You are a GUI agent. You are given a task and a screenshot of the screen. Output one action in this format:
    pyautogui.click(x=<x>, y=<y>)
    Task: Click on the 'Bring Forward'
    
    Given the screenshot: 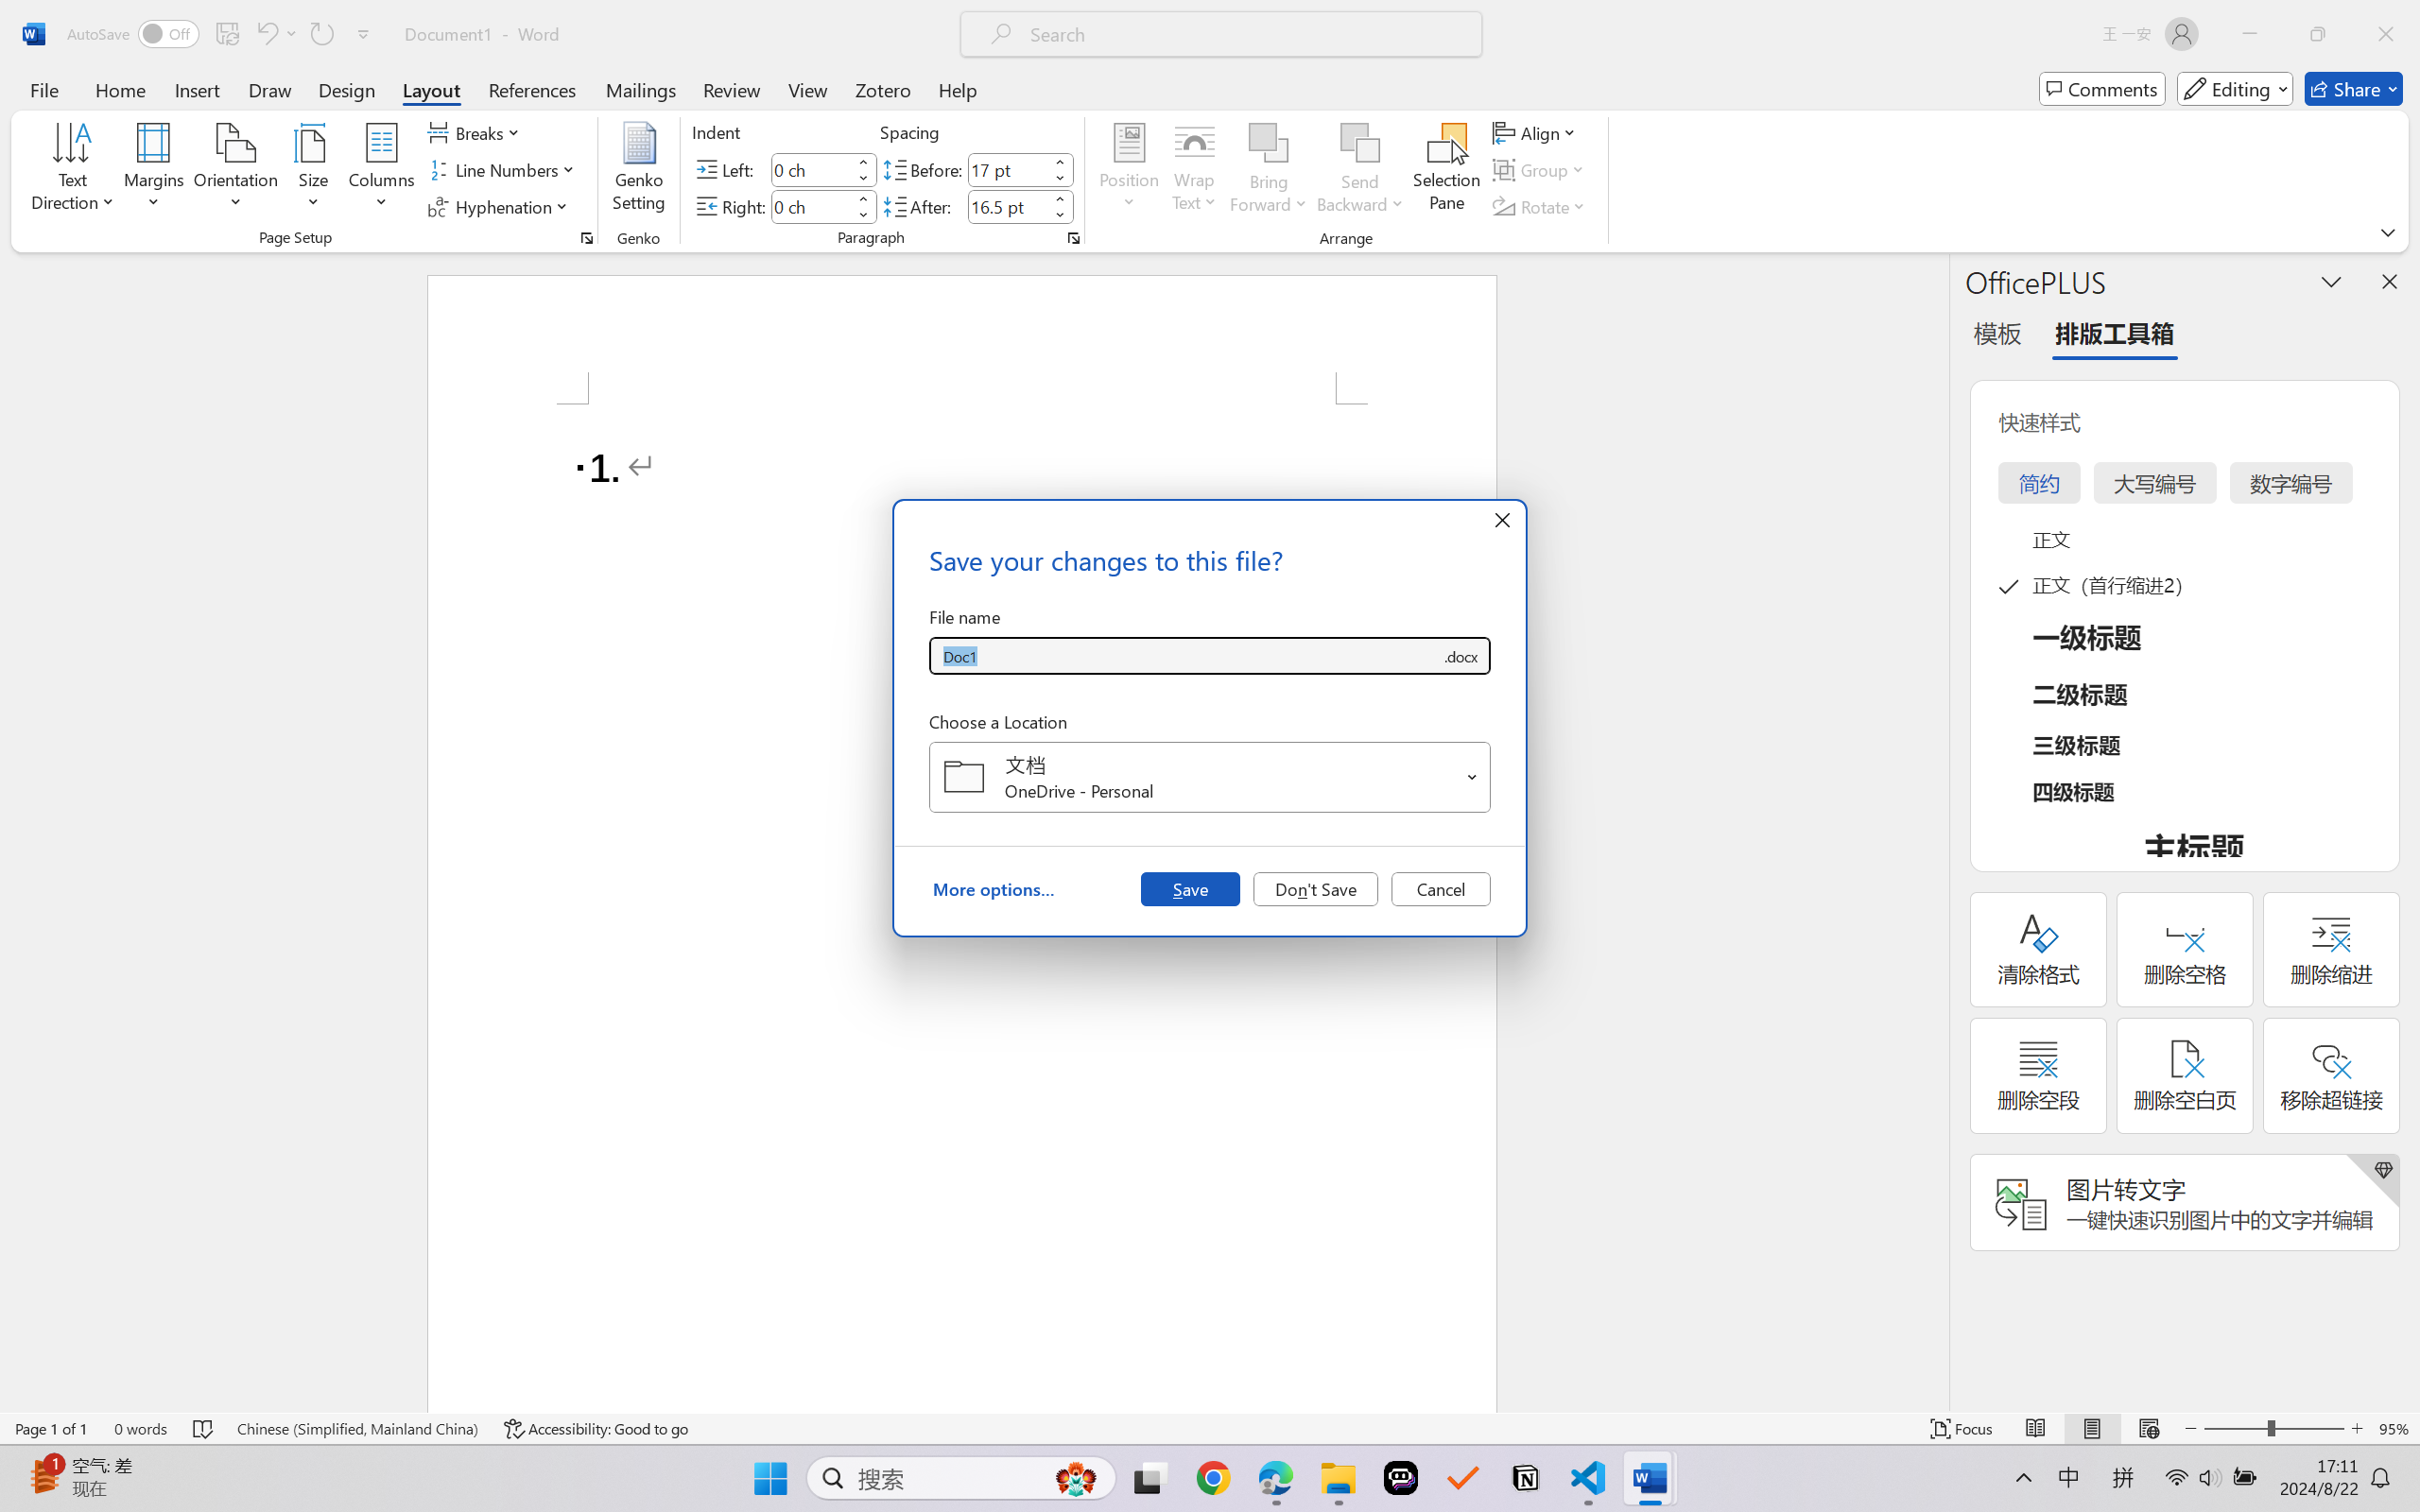 What is the action you would take?
    pyautogui.click(x=1269, y=170)
    